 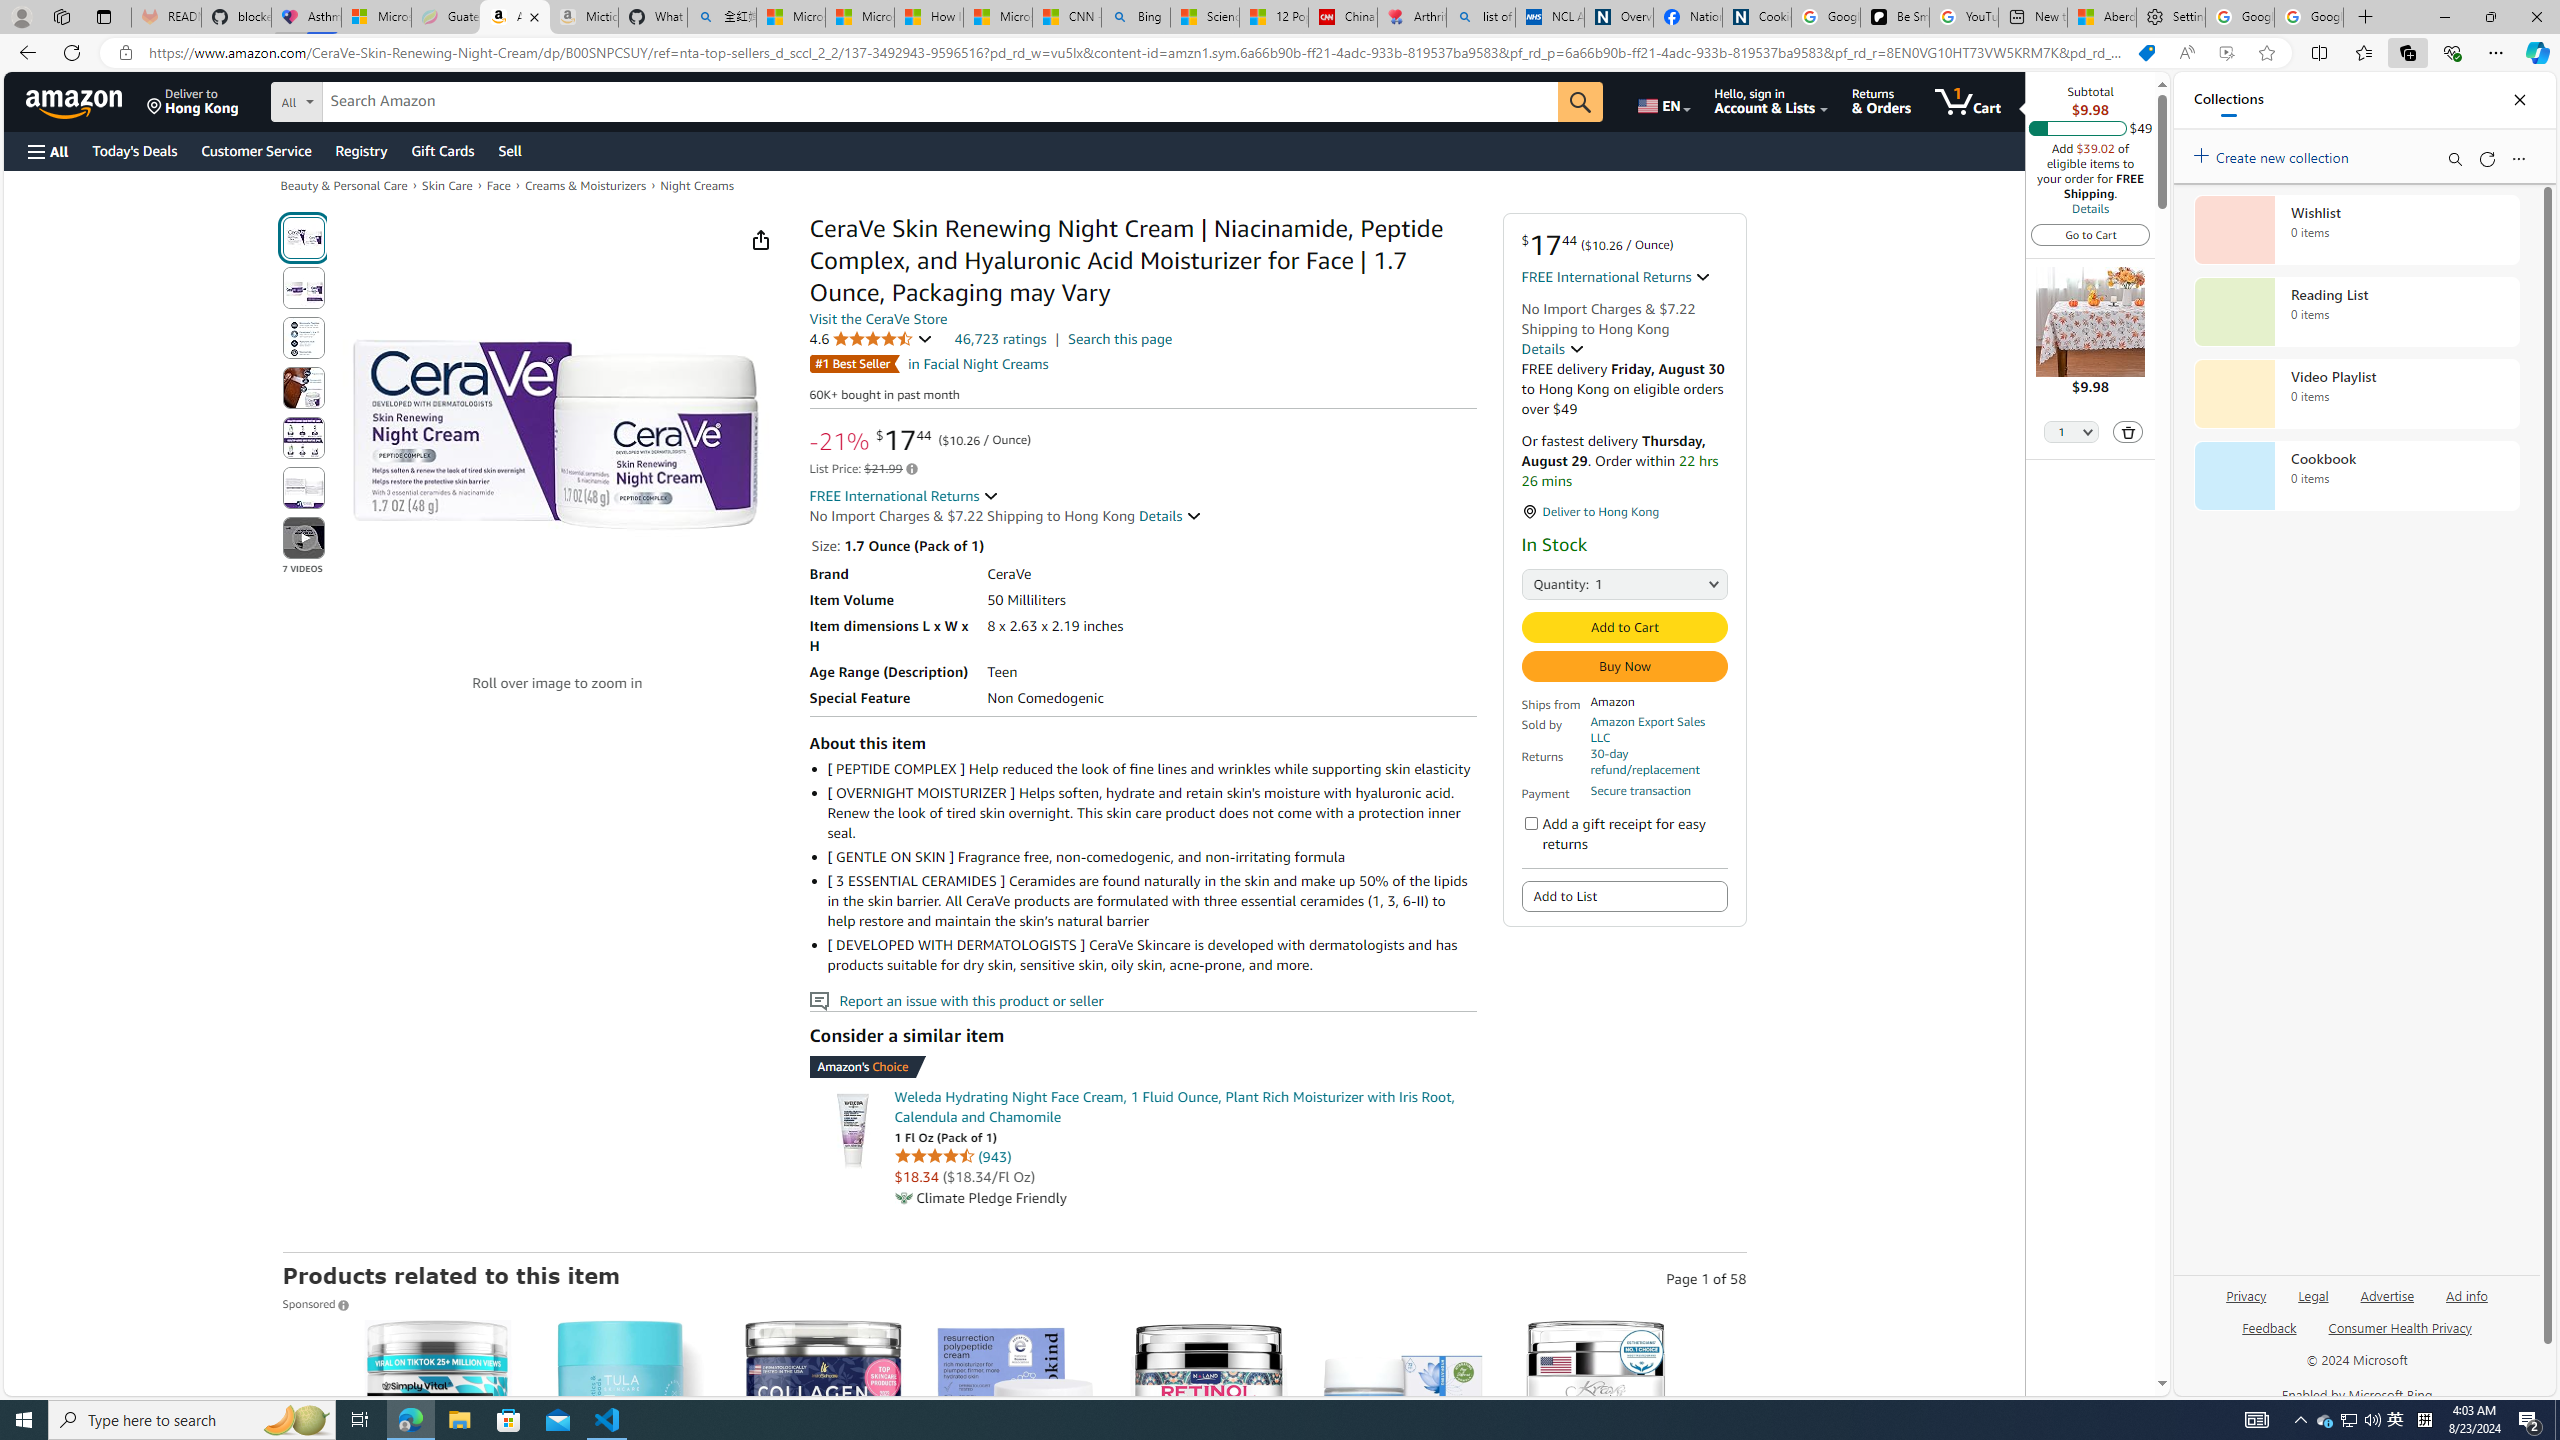 What do you see at coordinates (1625, 896) in the screenshot?
I see `'Add to List'` at bounding box center [1625, 896].